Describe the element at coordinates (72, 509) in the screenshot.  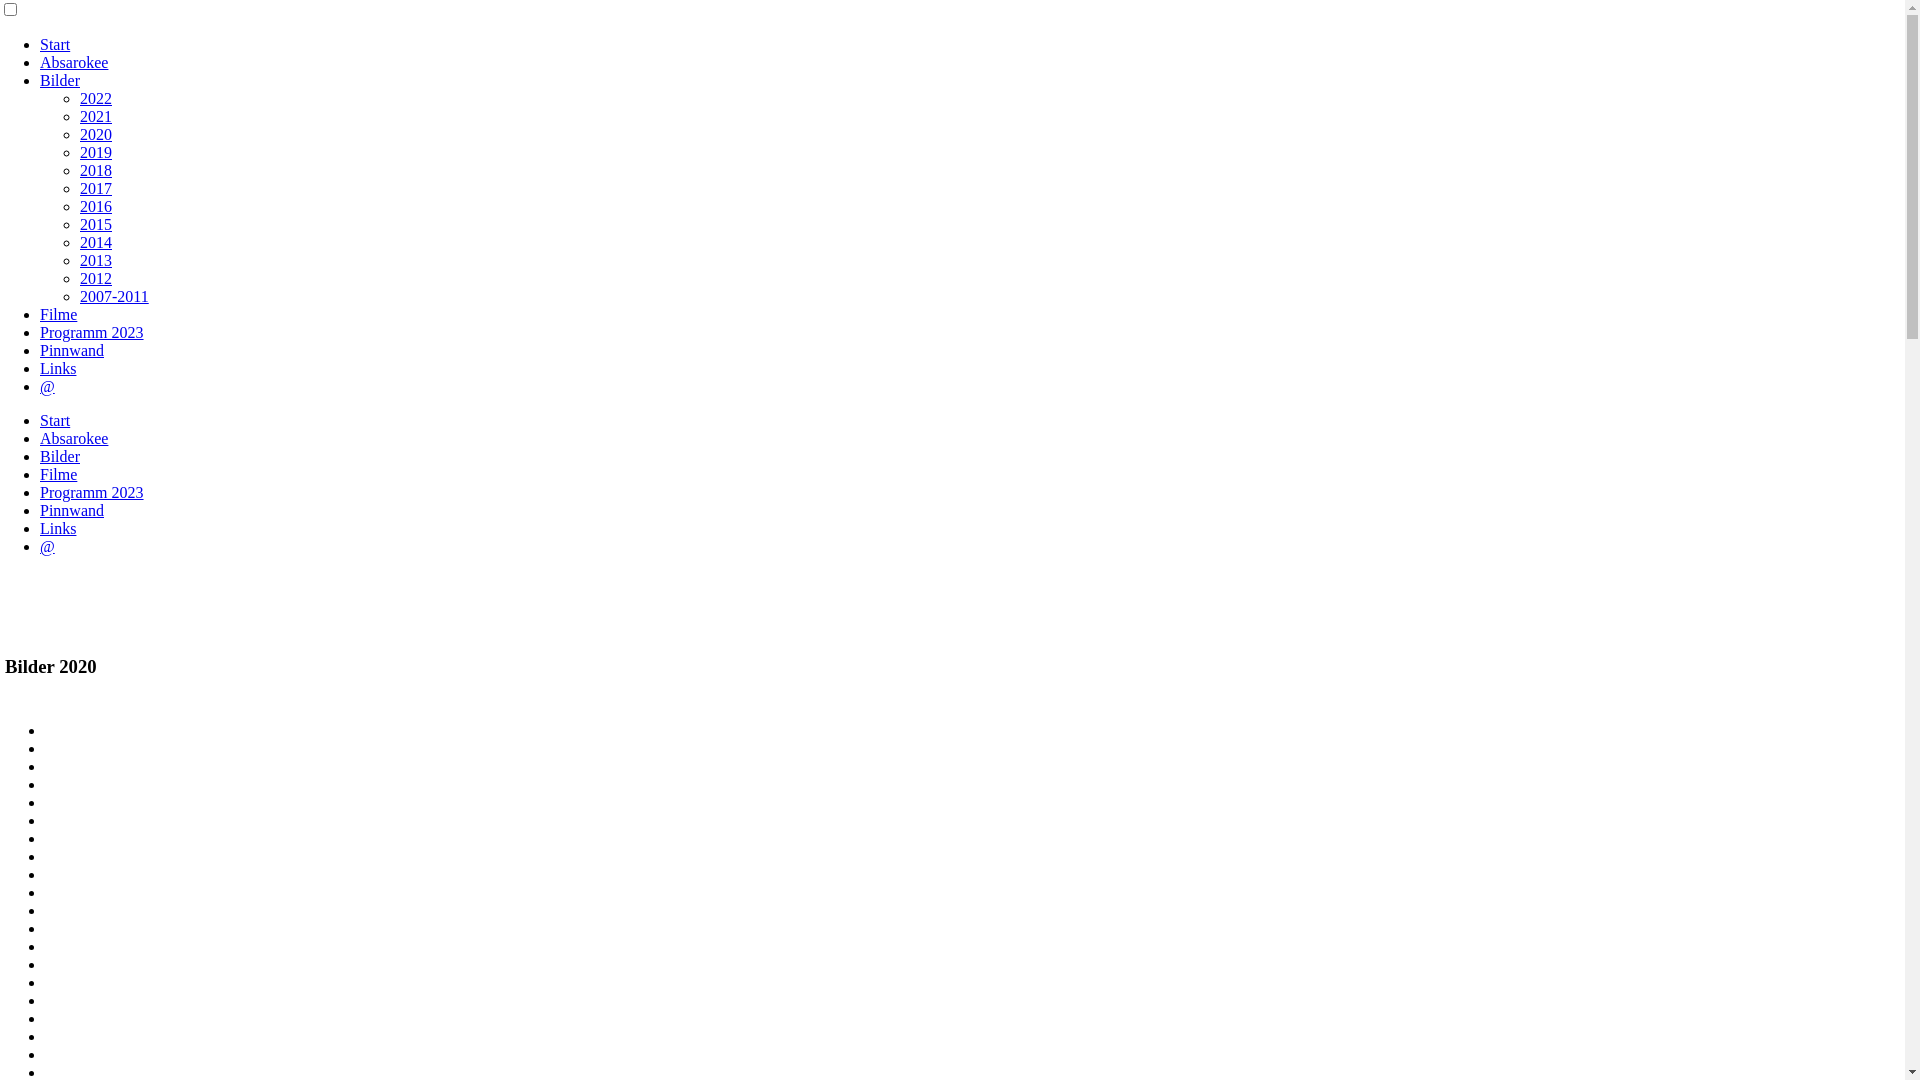
I see `'Pinnwand'` at that location.